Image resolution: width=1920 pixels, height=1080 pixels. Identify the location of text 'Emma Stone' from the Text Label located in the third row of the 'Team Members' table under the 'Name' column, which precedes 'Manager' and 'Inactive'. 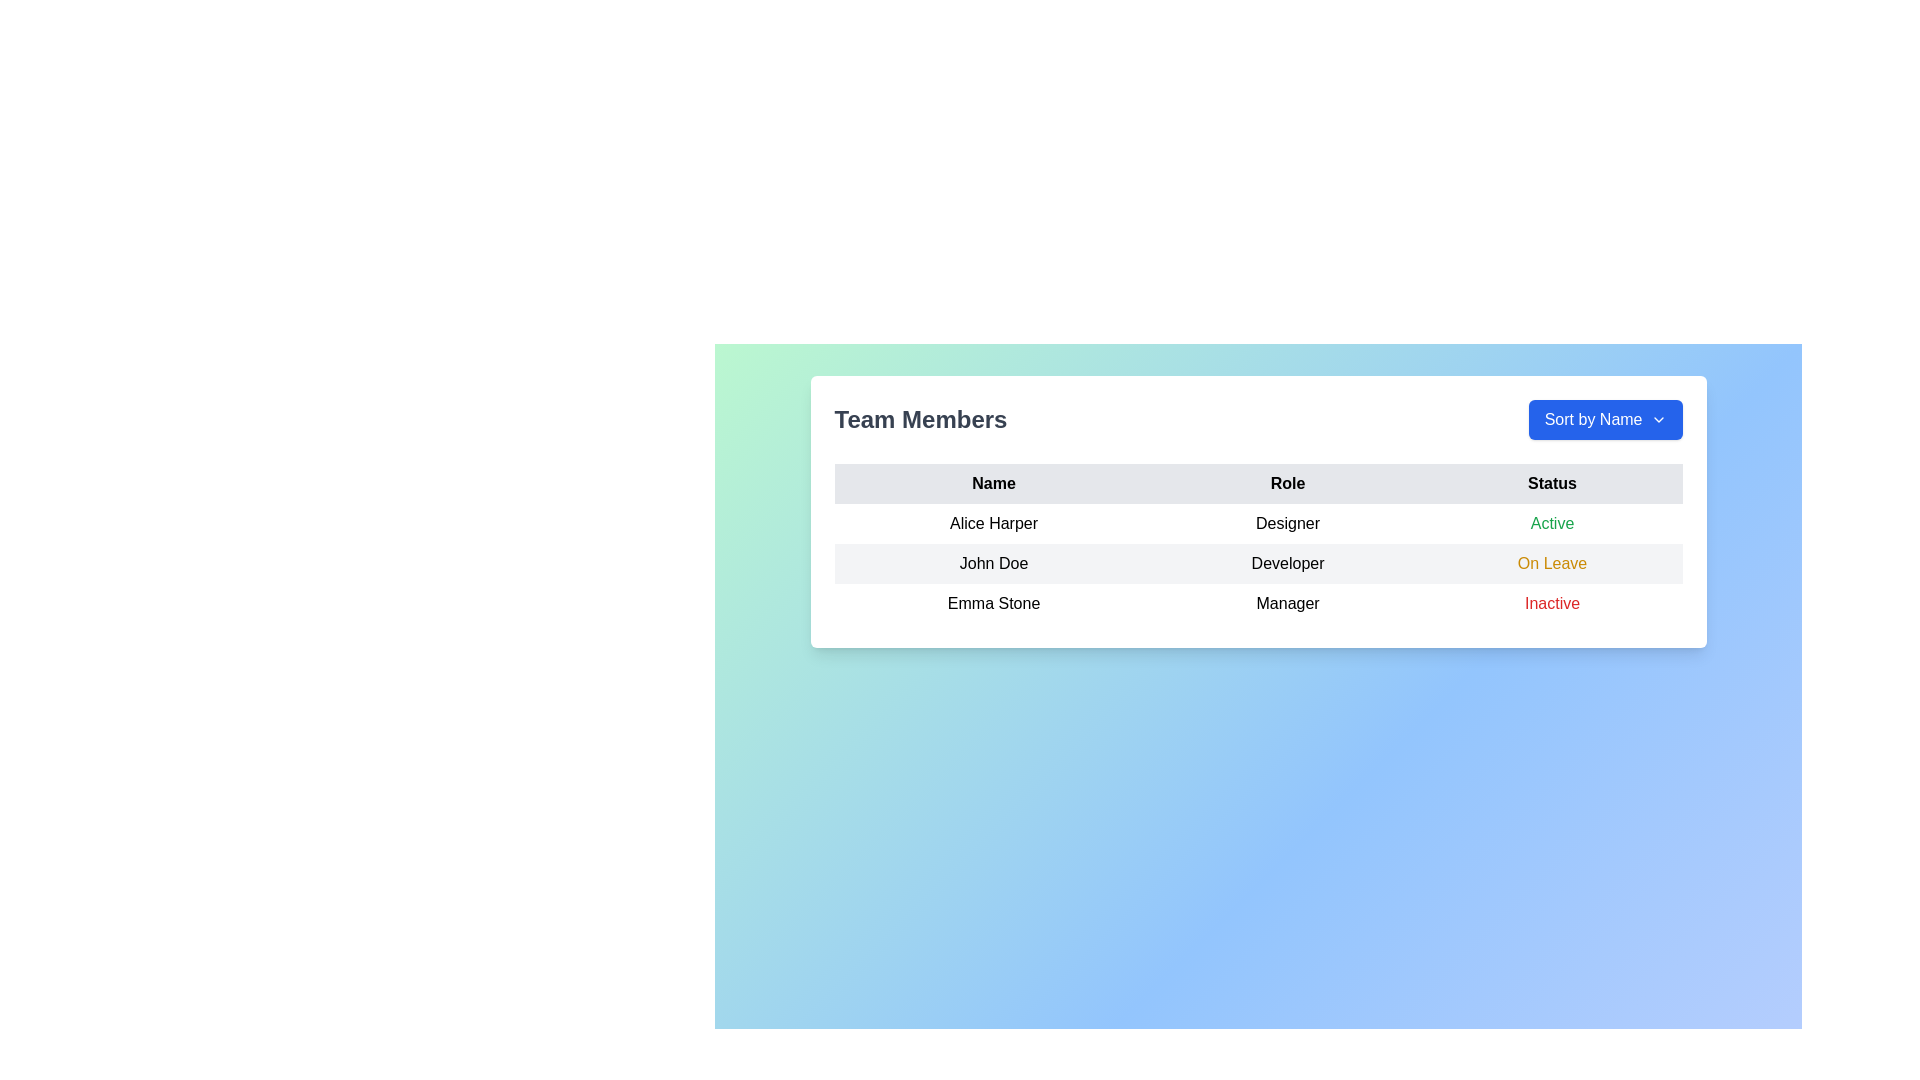
(993, 603).